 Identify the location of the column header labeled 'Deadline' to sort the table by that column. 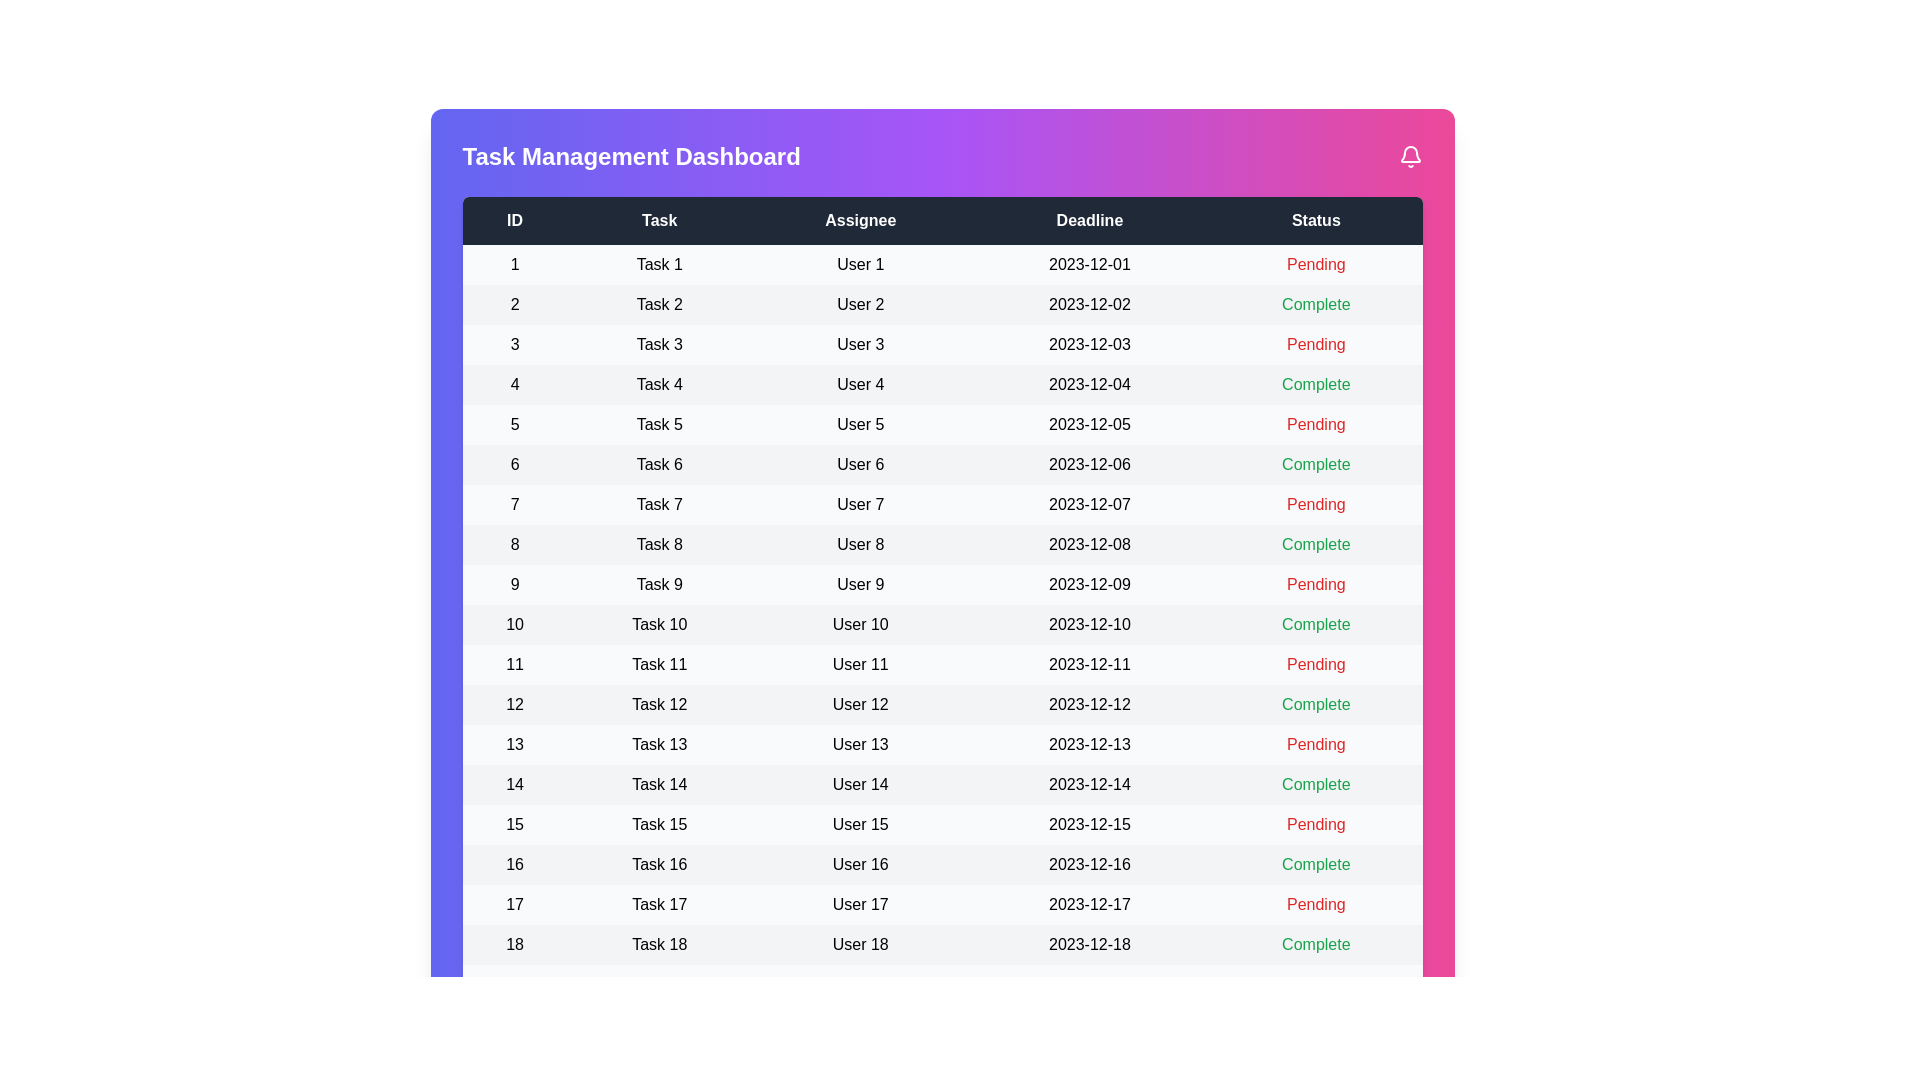
(1088, 220).